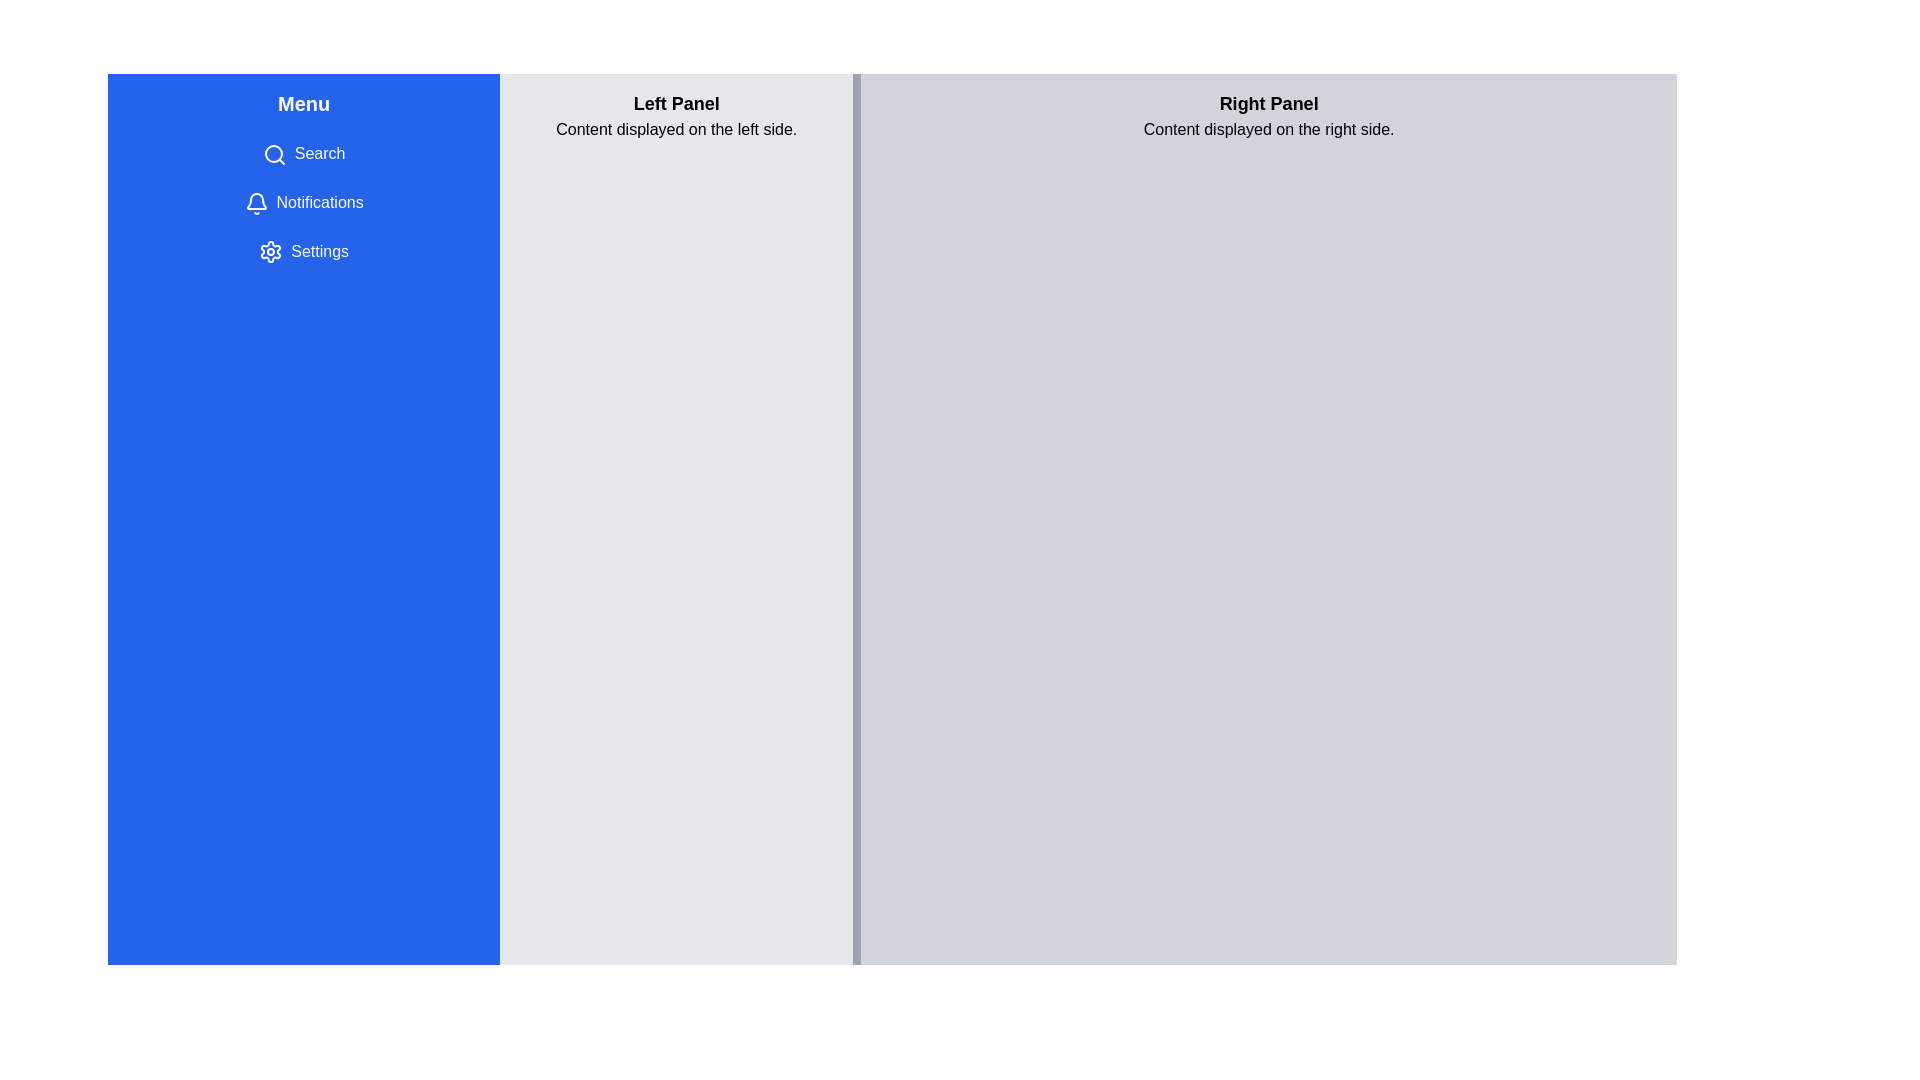  What do you see at coordinates (1268, 104) in the screenshot?
I see `the text label 'Right Panel' located at the top of the right gray panel, which serves as a header for the content below` at bounding box center [1268, 104].